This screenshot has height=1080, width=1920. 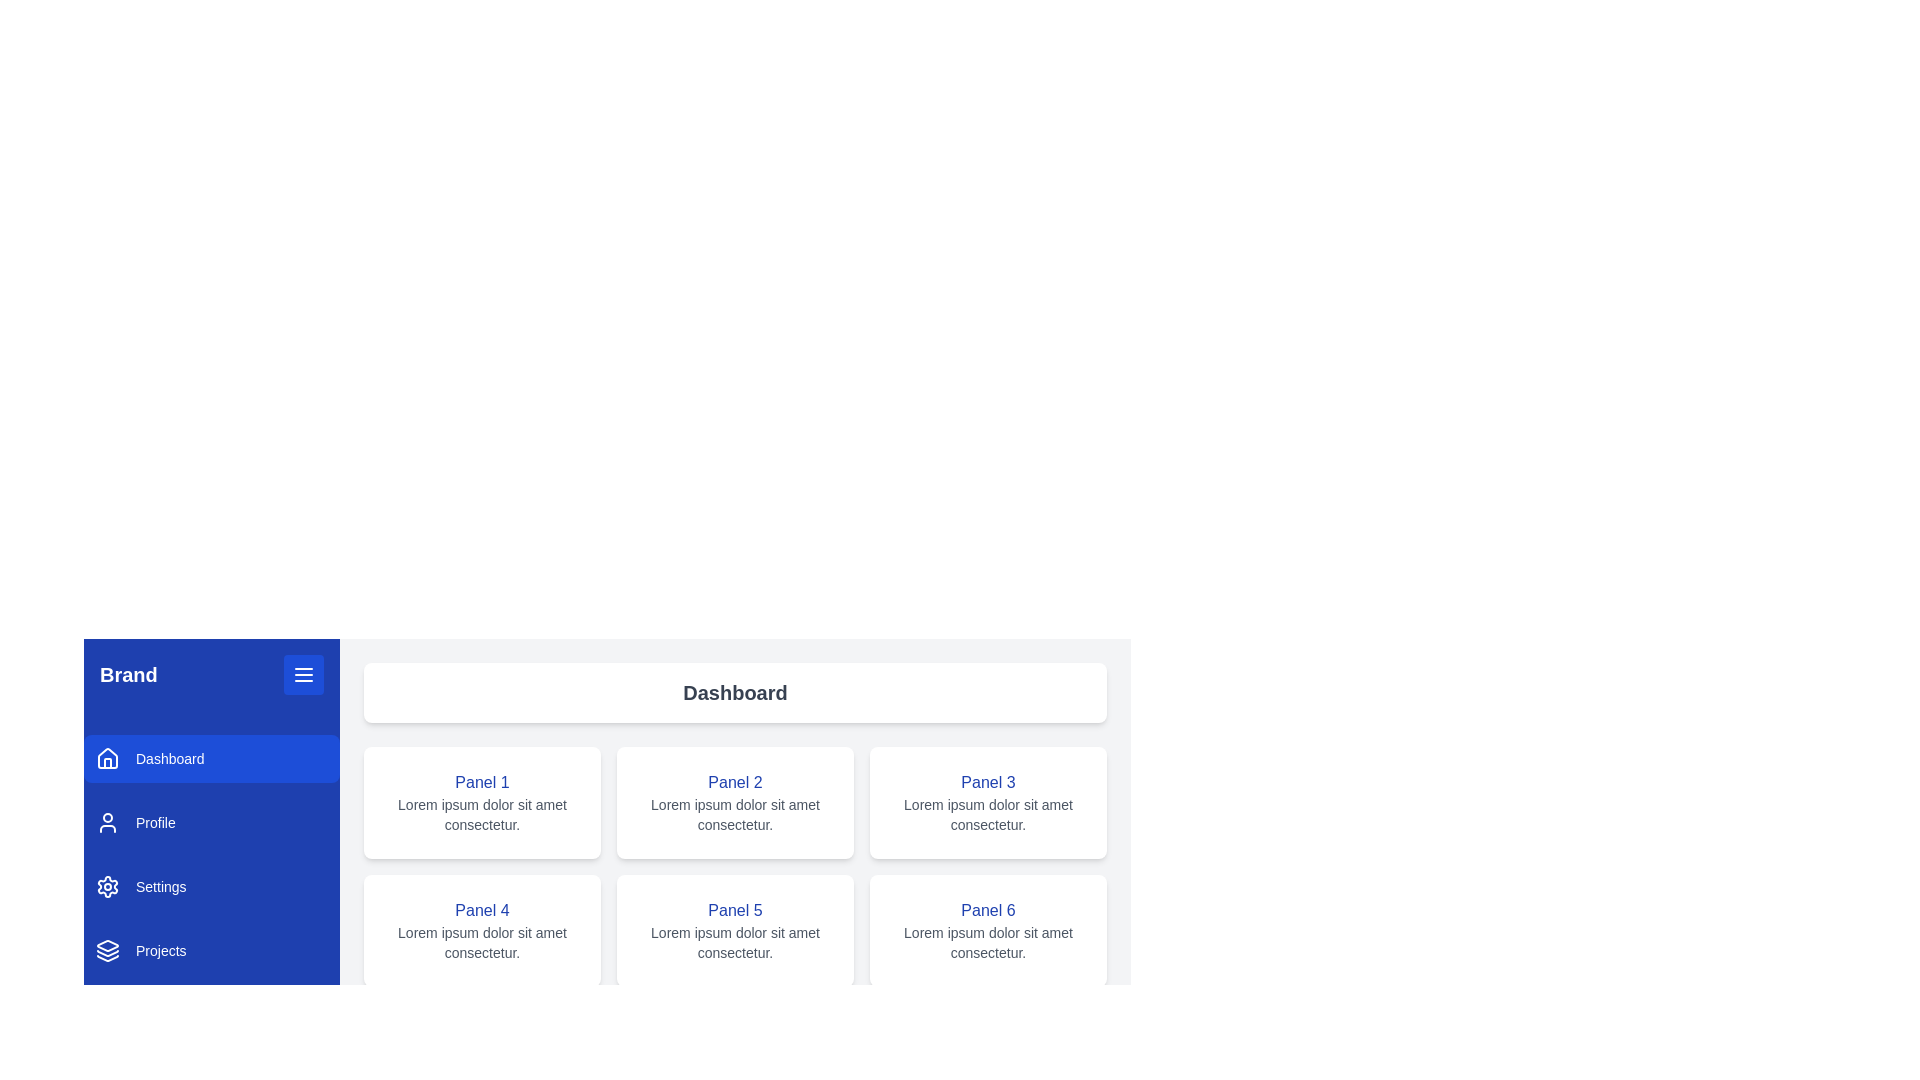 I want to click on the Text label that serves as a title or header, indicating the current section of the interface, which is horizontally centered at the top of a white box above a grid of panels, so click(x=734, y=692).